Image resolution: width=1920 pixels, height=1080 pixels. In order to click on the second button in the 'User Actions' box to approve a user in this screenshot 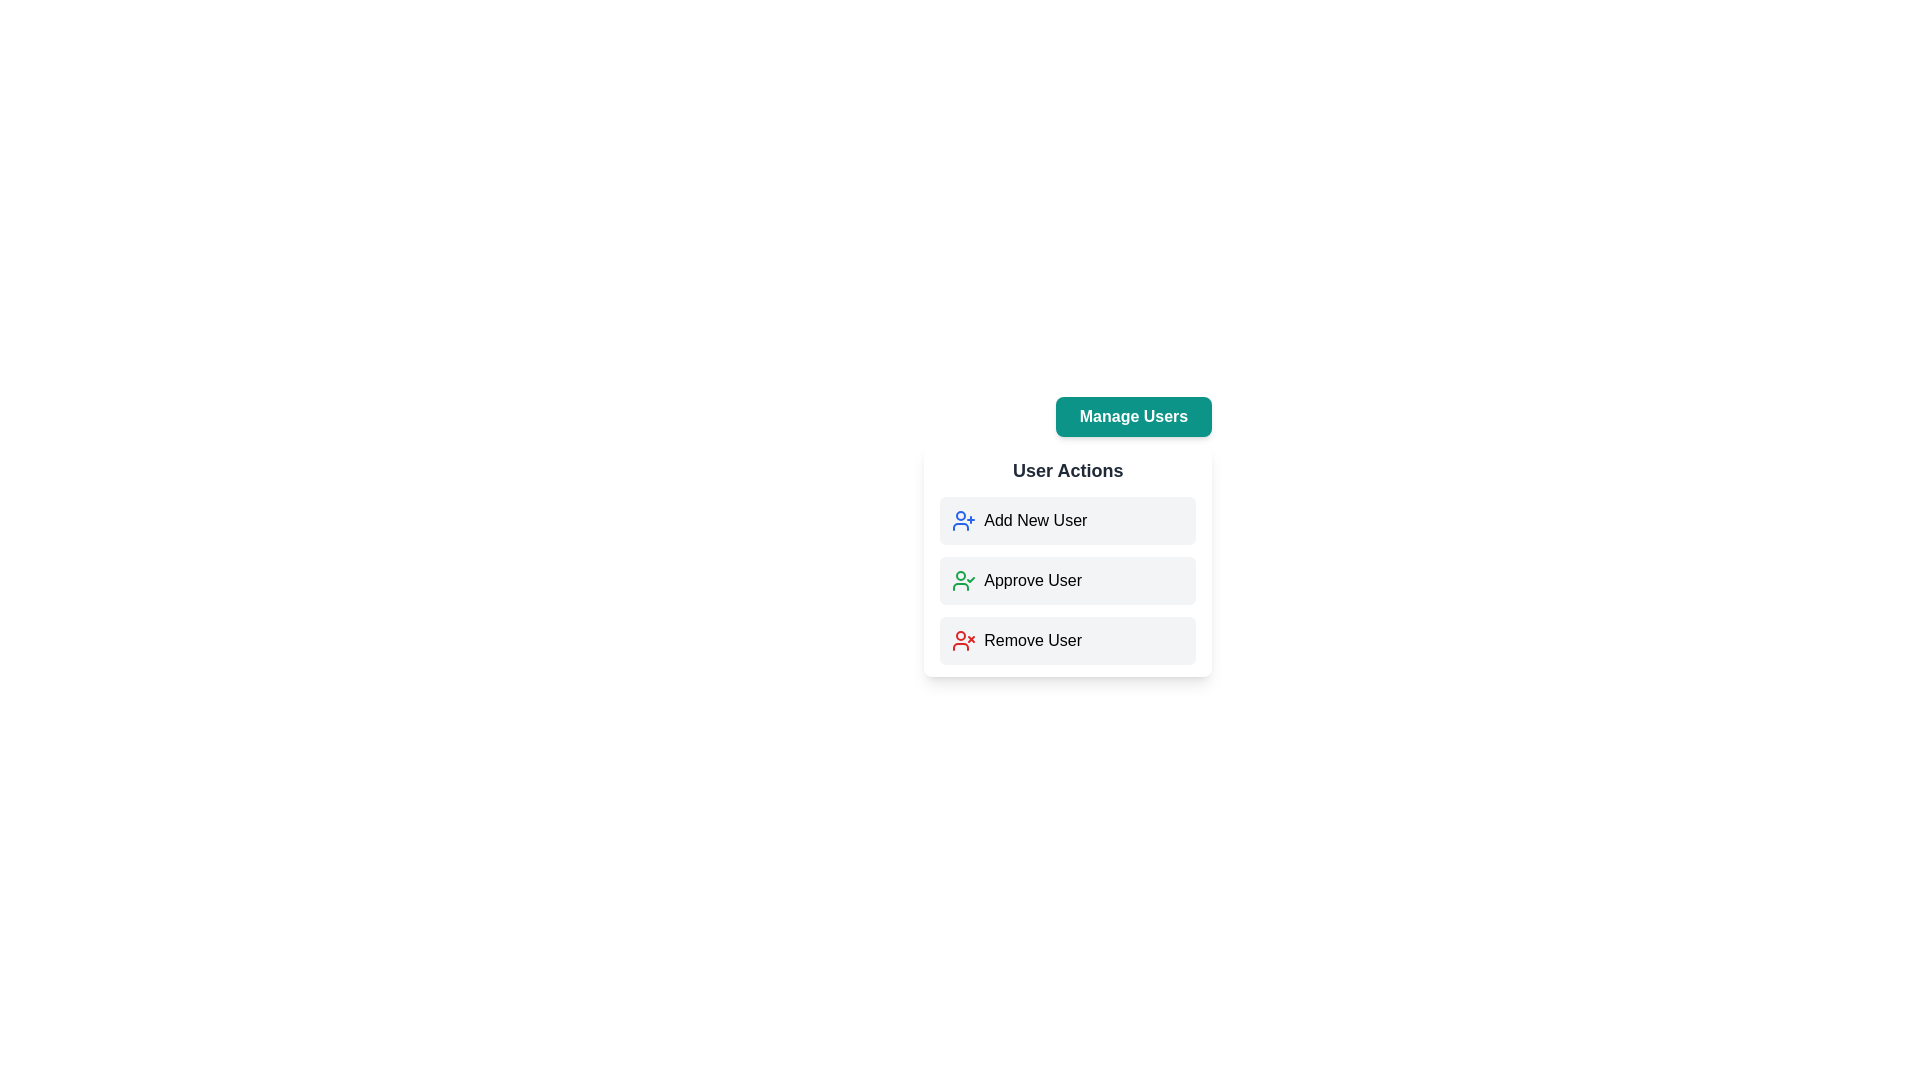, I will do `click(1133, 590)`.